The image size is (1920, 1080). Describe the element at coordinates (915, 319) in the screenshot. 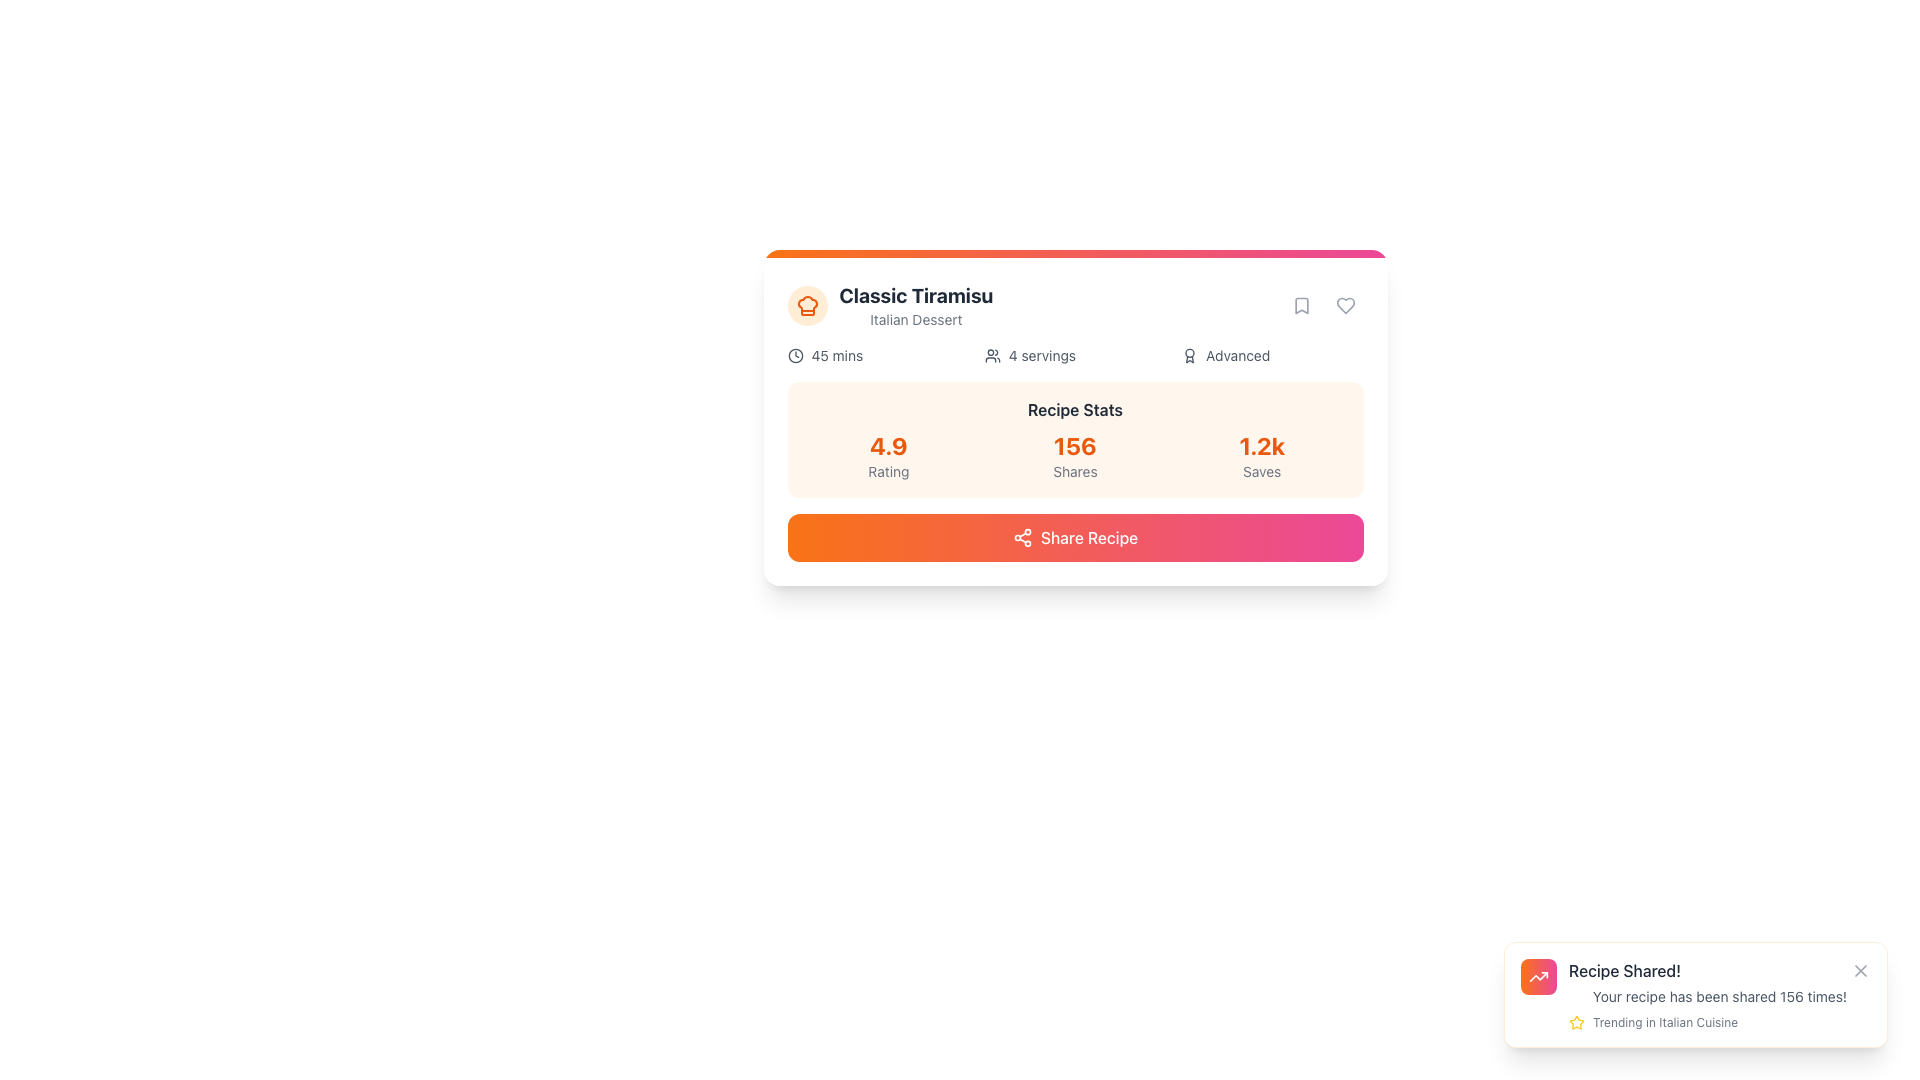

I see `the 'Italian Dessert' text label located below the 'Classic Tiramisu' headline in the recipe card` at that location.